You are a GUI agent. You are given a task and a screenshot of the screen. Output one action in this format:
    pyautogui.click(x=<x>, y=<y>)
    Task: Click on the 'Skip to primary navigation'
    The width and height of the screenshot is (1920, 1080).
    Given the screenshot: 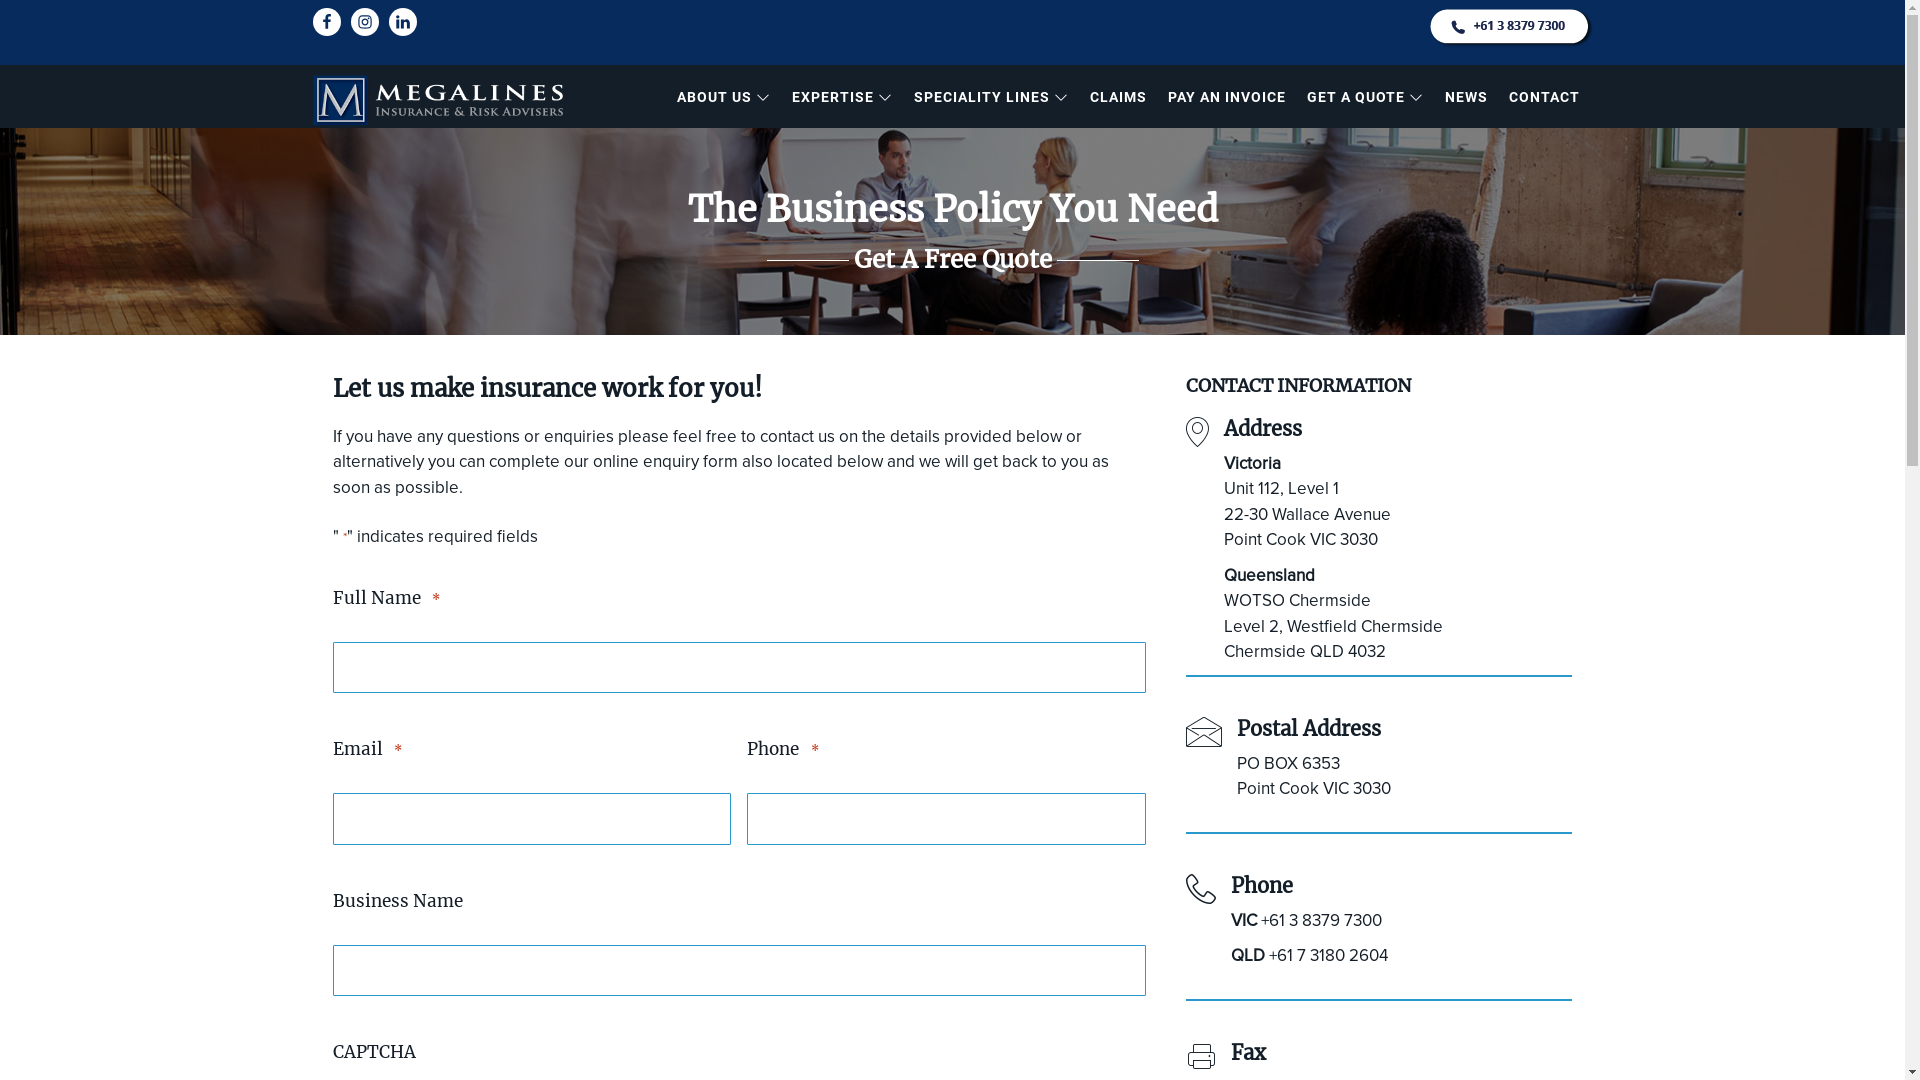 What is the action you would take?
    pyautogui.click(x=0, y=0)
    